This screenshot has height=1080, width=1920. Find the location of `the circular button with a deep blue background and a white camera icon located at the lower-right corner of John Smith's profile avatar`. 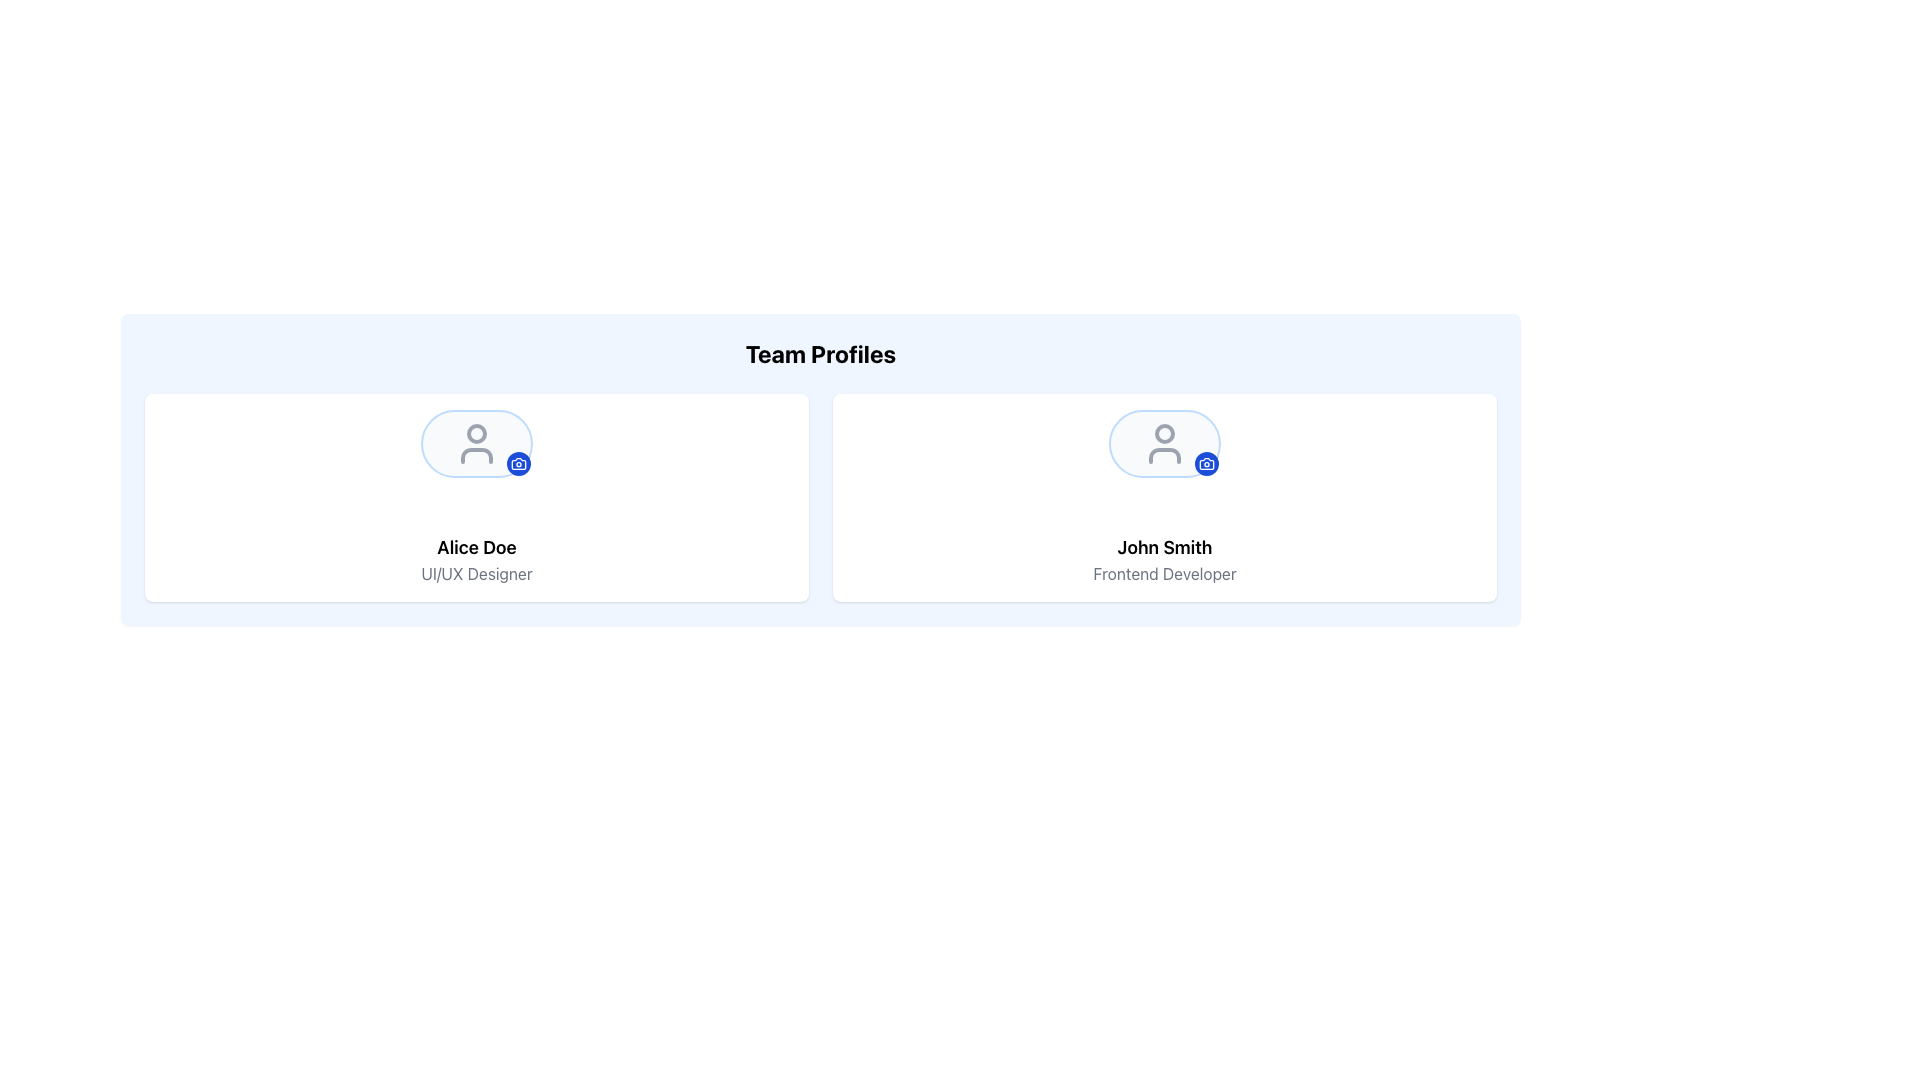

the circular button with a deep blue background and a white camera icon located at the lower-right corner of John Smith's profile avatar is located at coordinates (1205, 463).